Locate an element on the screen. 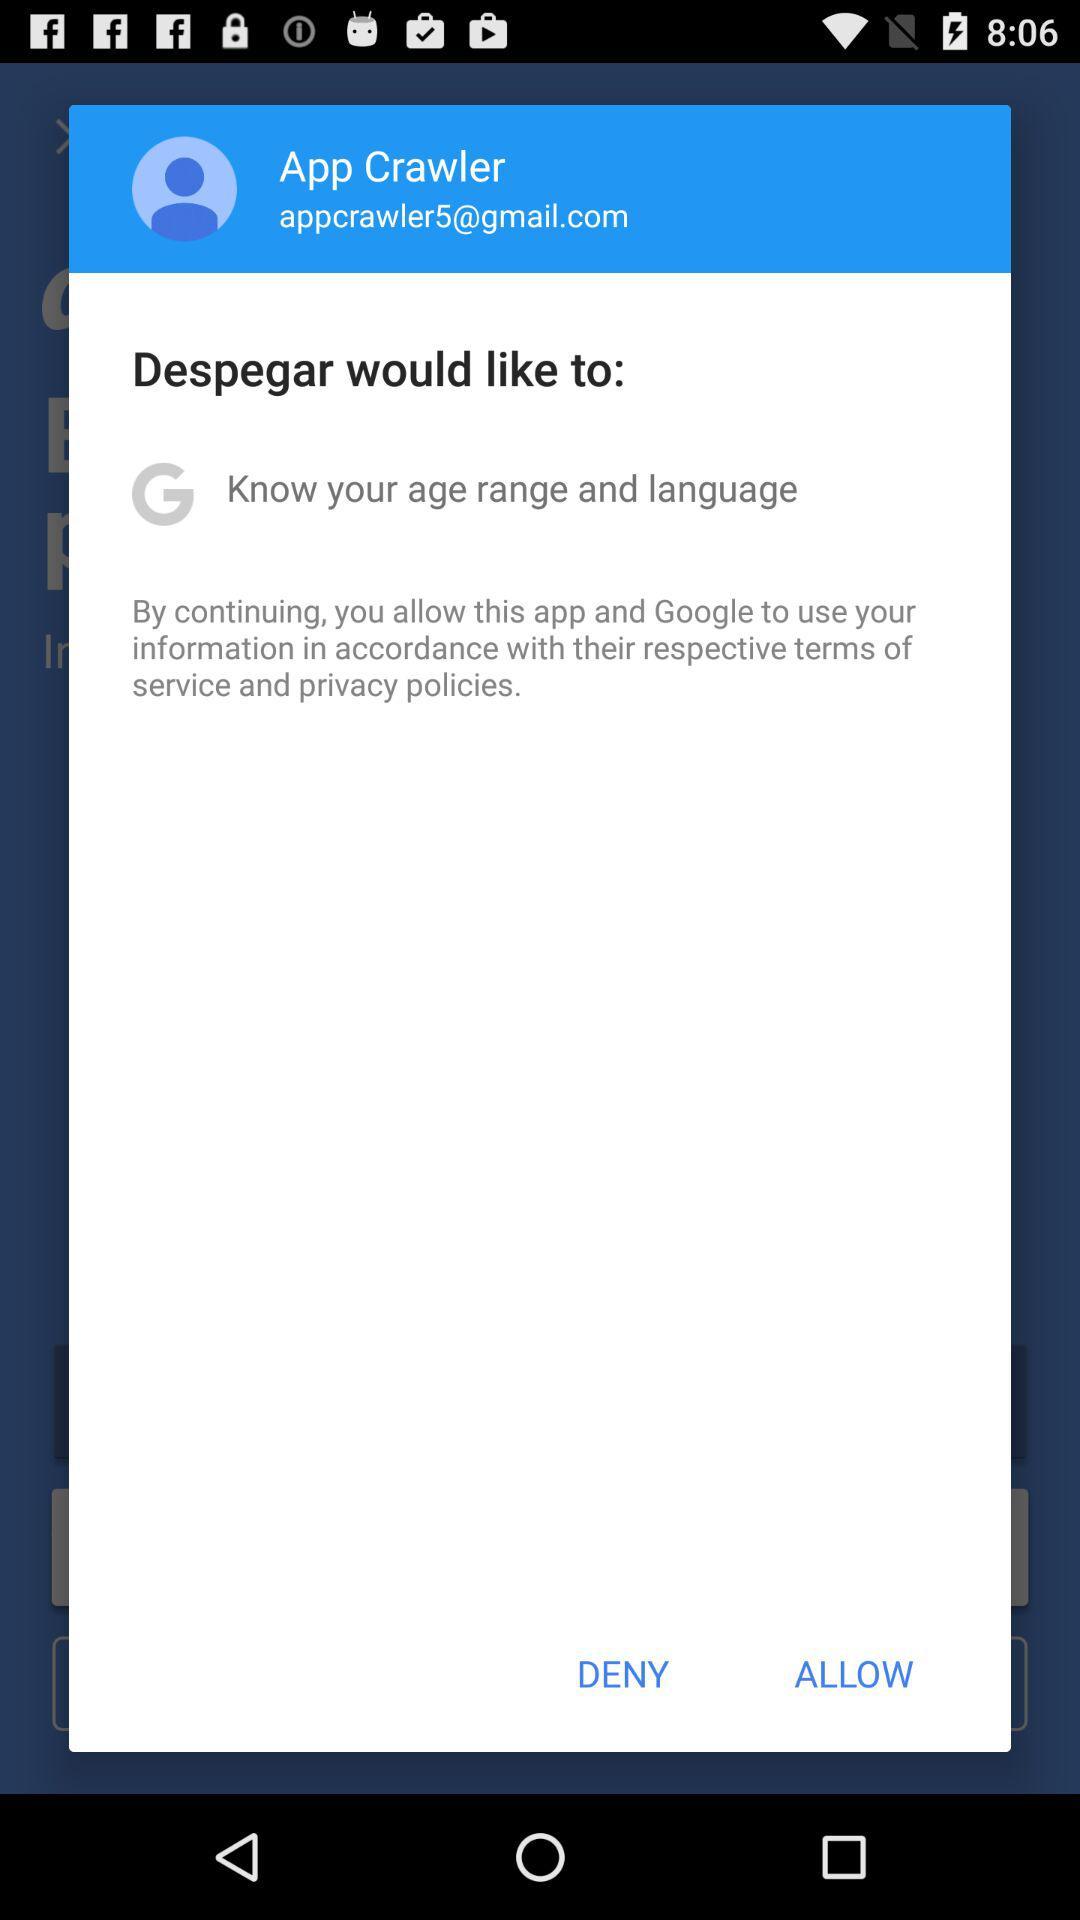 The height and width of the screenshot is (1920, 1080). know your age item is located at coordinates (511, 487).